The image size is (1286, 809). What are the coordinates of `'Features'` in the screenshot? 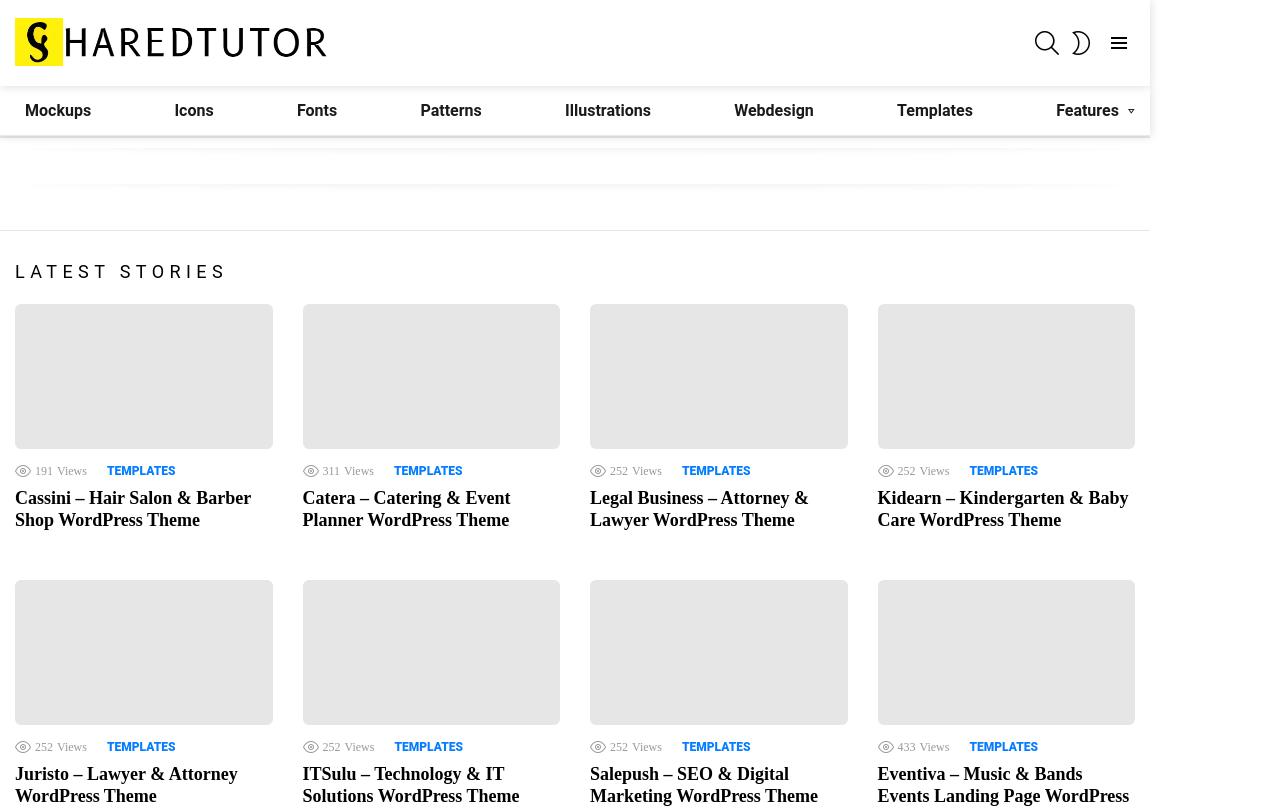 It's located at (1086, 110).